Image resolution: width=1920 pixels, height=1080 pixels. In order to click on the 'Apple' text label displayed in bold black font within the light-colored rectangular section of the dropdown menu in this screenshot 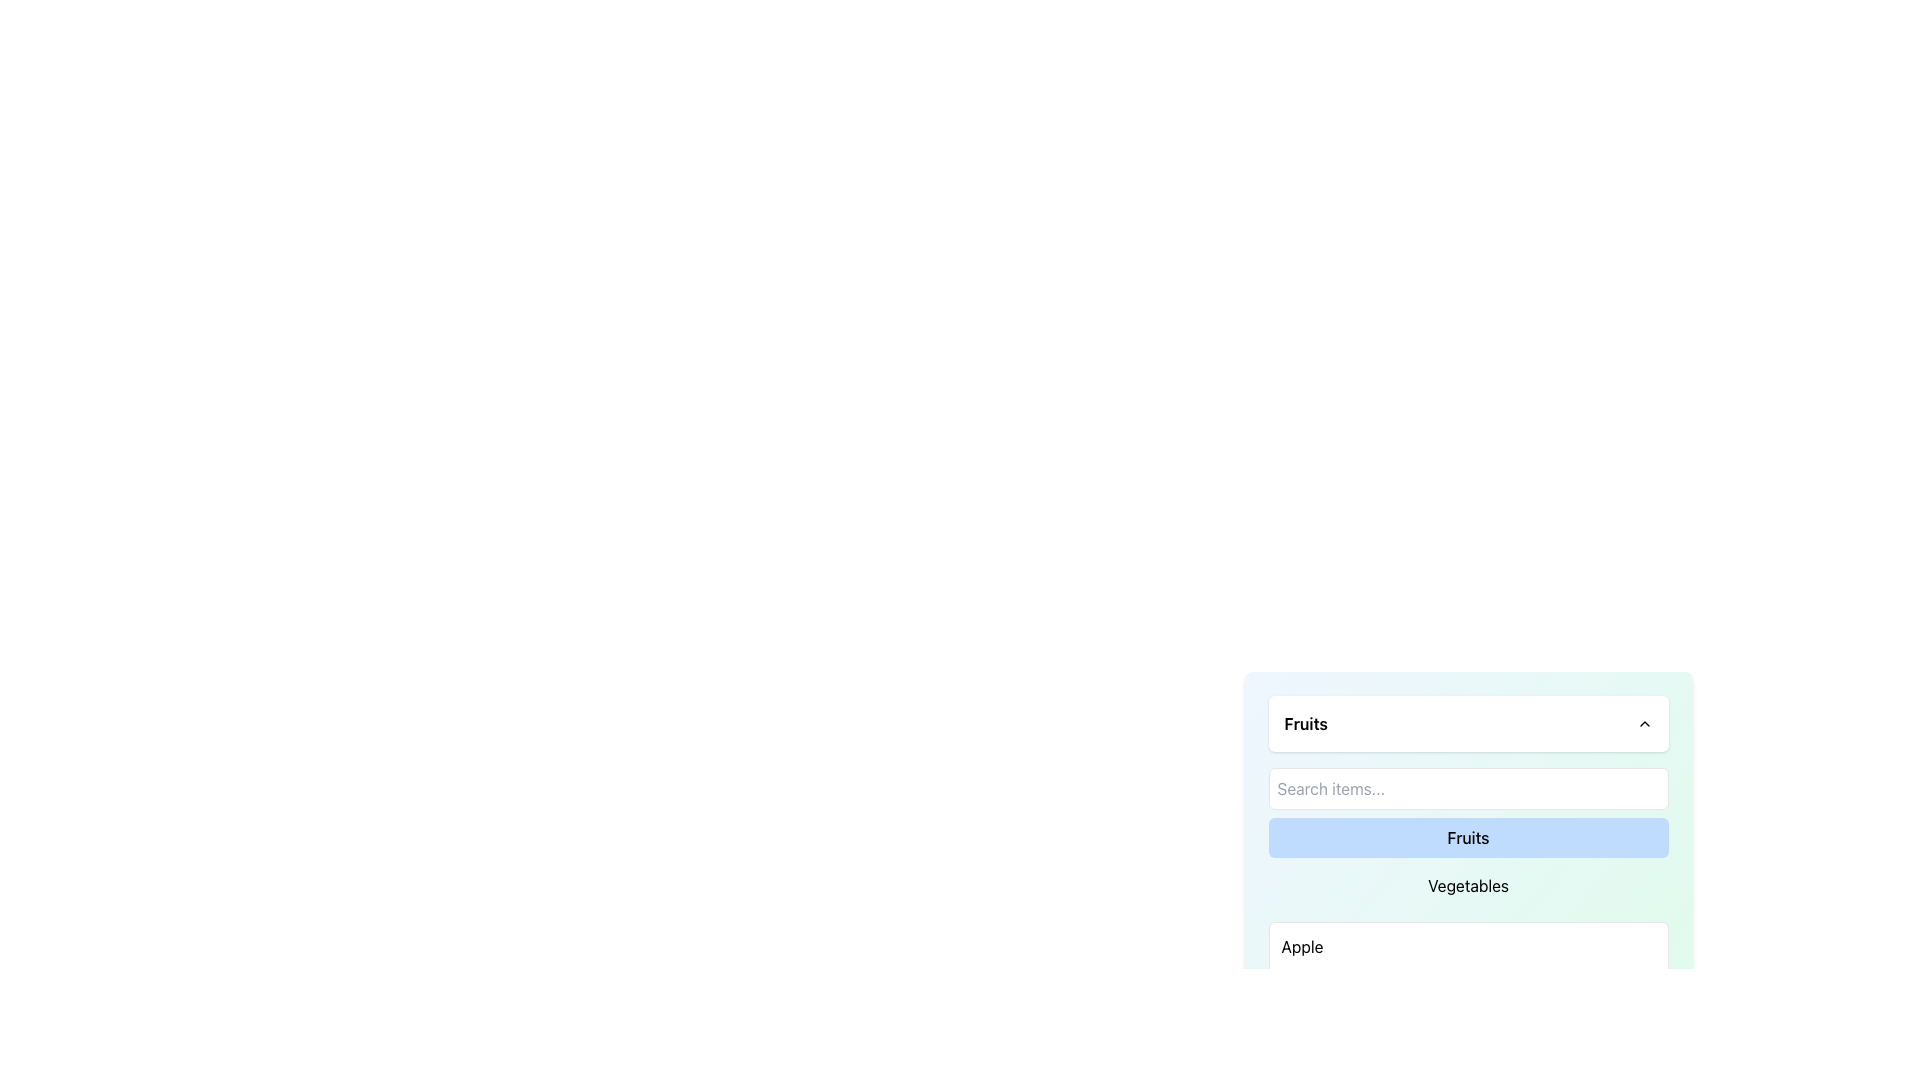, I will do `click(1302, 946)`.